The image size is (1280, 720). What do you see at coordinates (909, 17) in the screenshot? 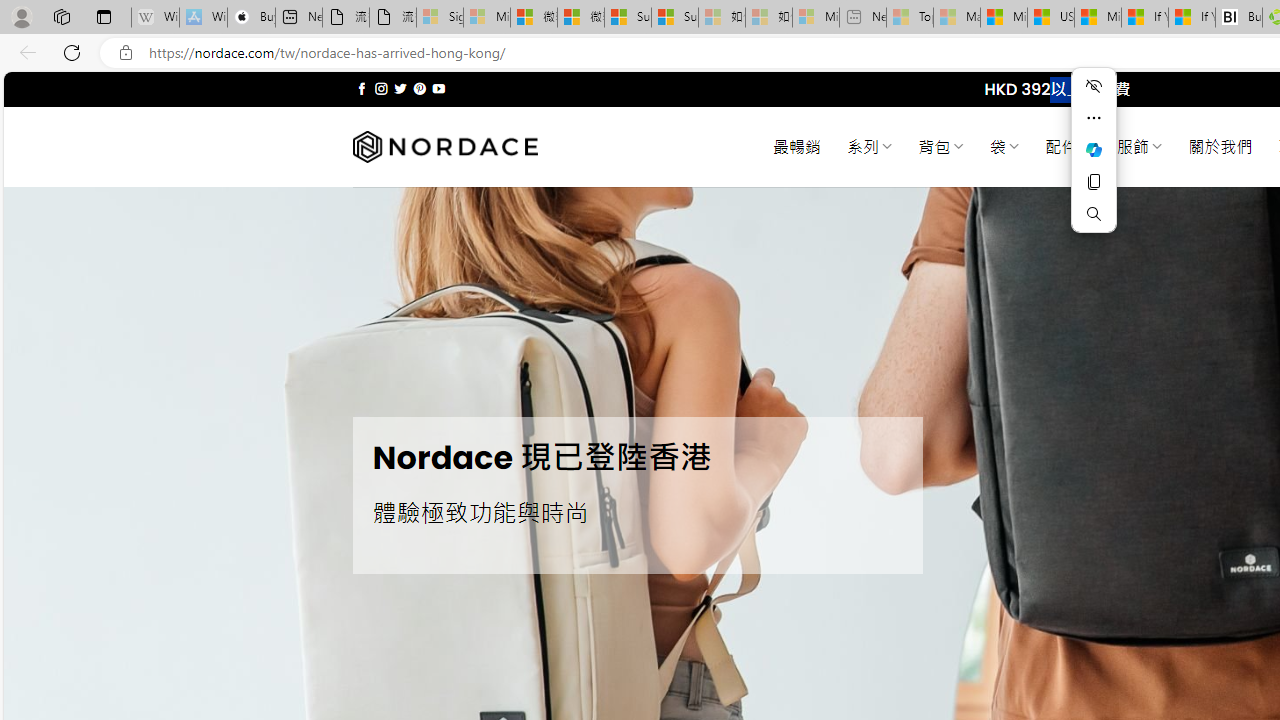
I see `'Top Stories - MSN - Sleeping'` at bounding box center [909, 17].